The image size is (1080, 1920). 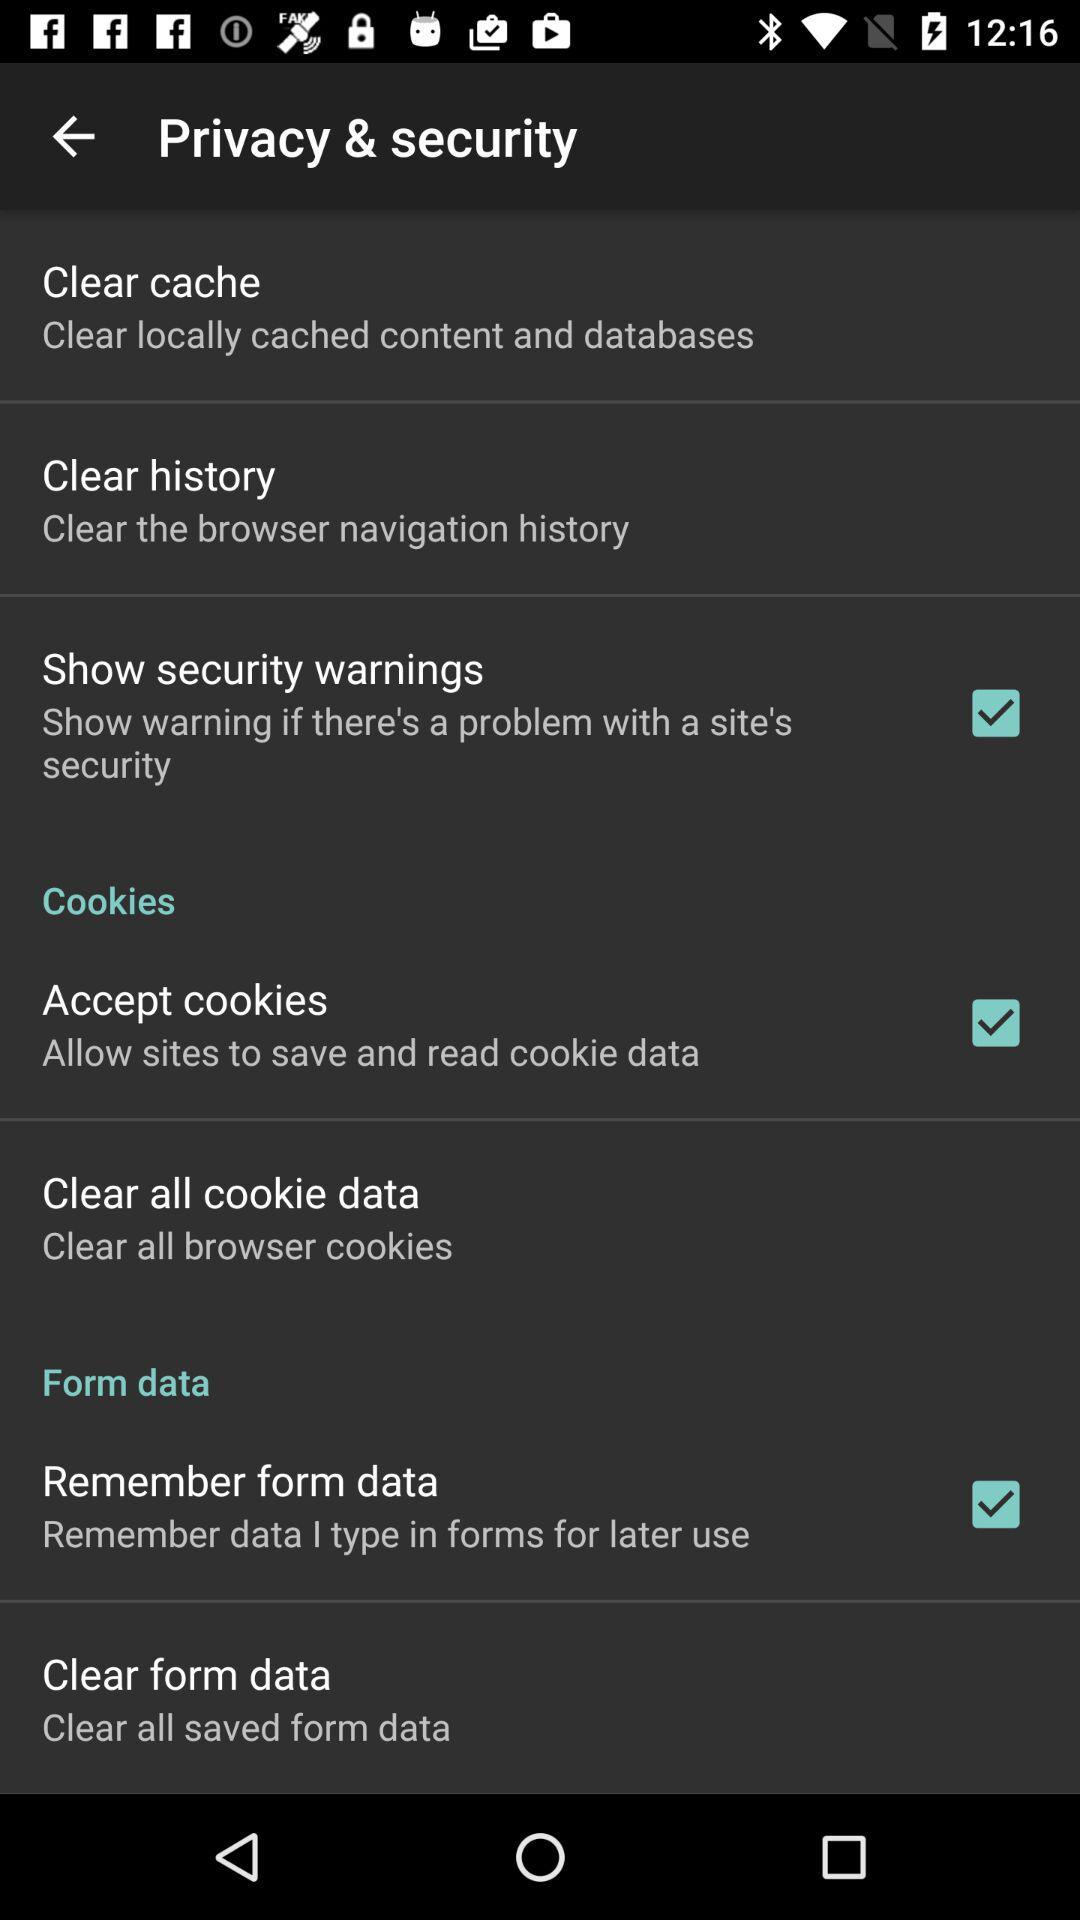 I want to click on the item below show security warnings icon, so click(x=477, y=741).